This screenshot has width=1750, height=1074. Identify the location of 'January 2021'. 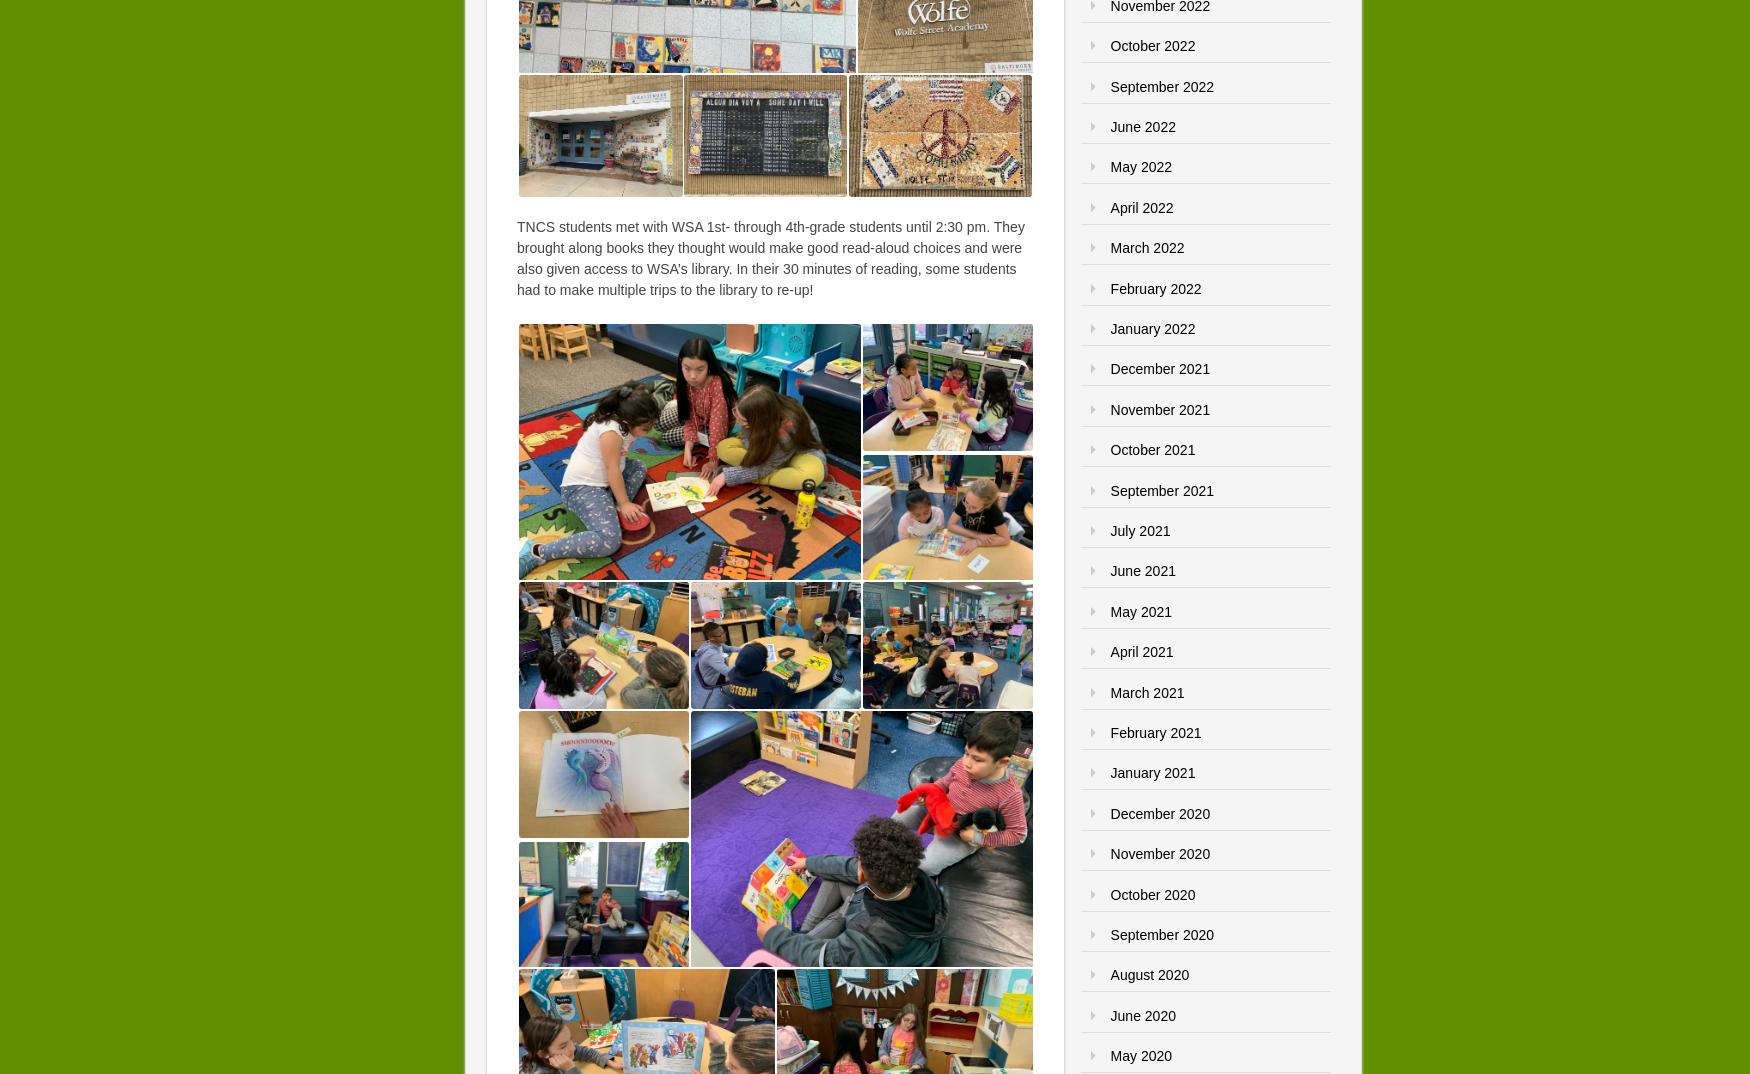
(1151, 771).